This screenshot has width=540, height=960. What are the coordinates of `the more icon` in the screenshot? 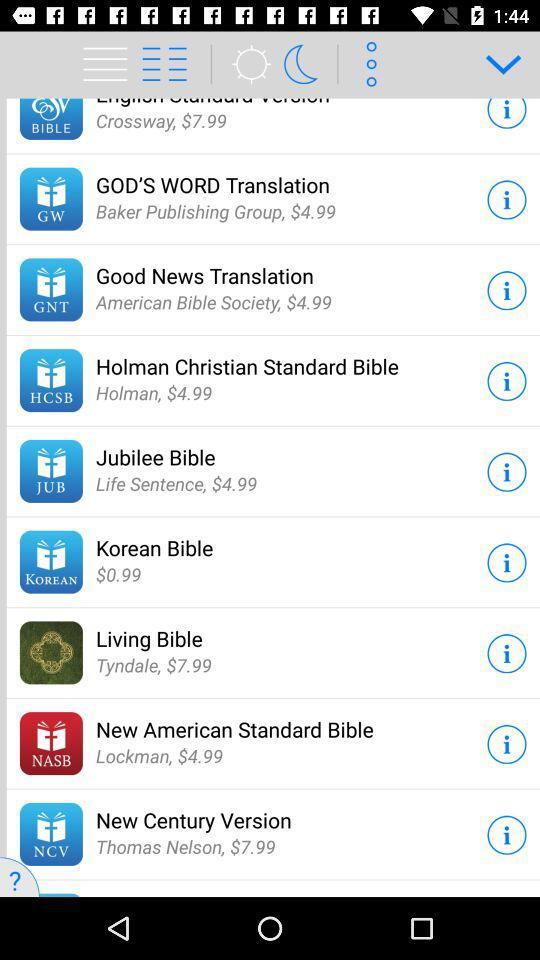 It's located at (367, 64).